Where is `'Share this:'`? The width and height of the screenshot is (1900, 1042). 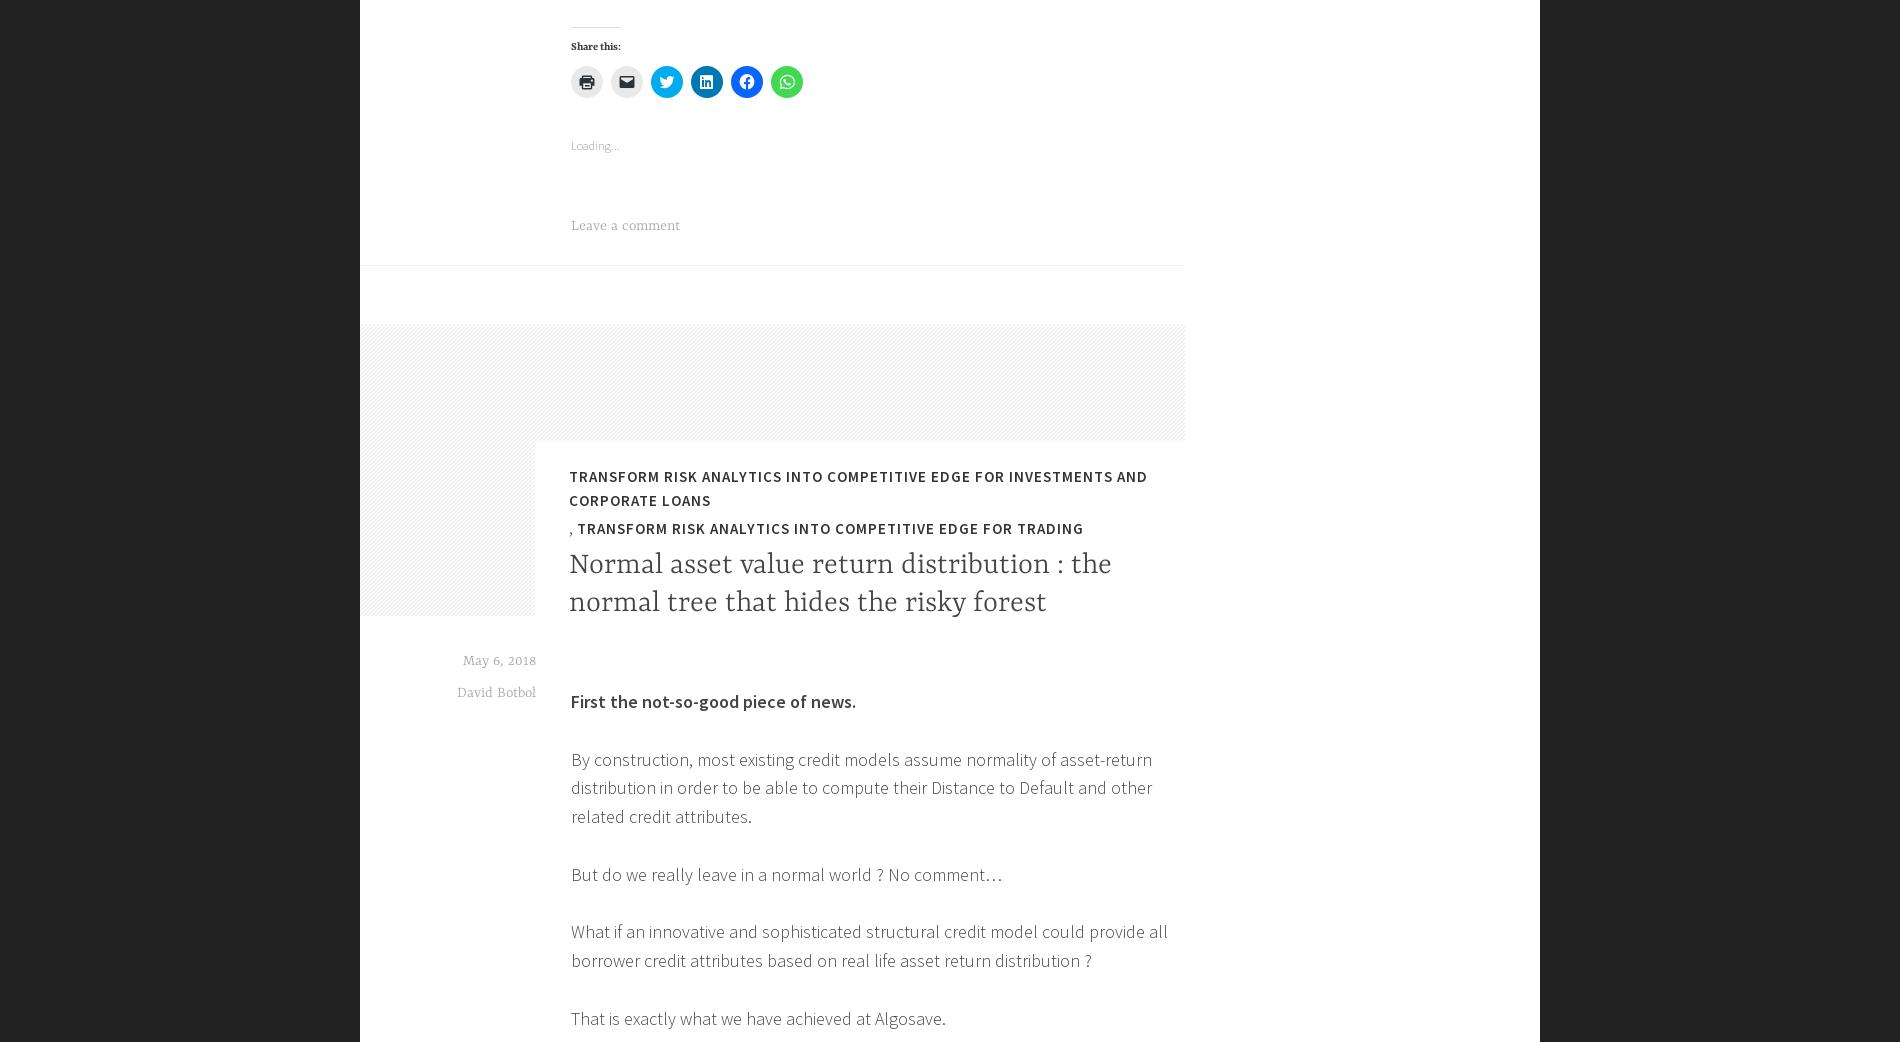 'Share this:' is located at coordinates (596, 883).